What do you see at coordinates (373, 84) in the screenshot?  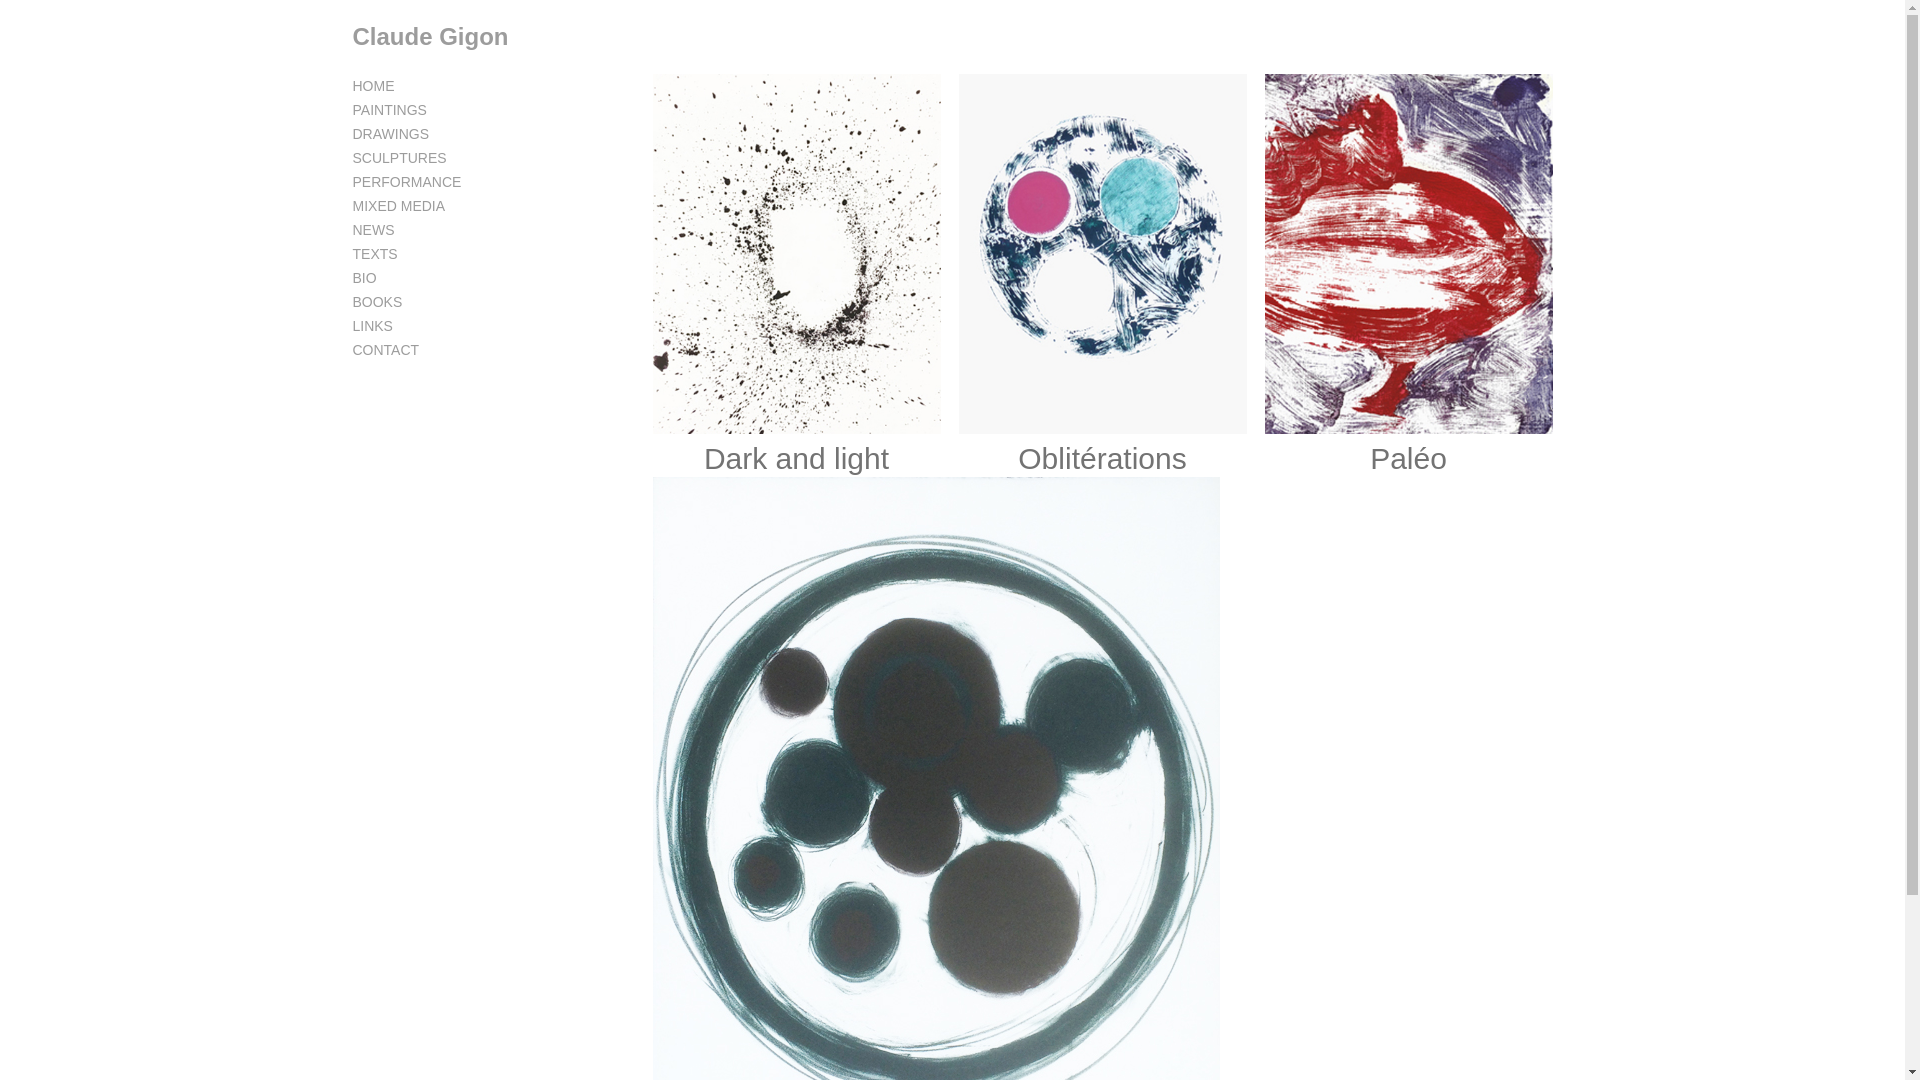 I see `'HOME'` at bounding box center [373, 84].